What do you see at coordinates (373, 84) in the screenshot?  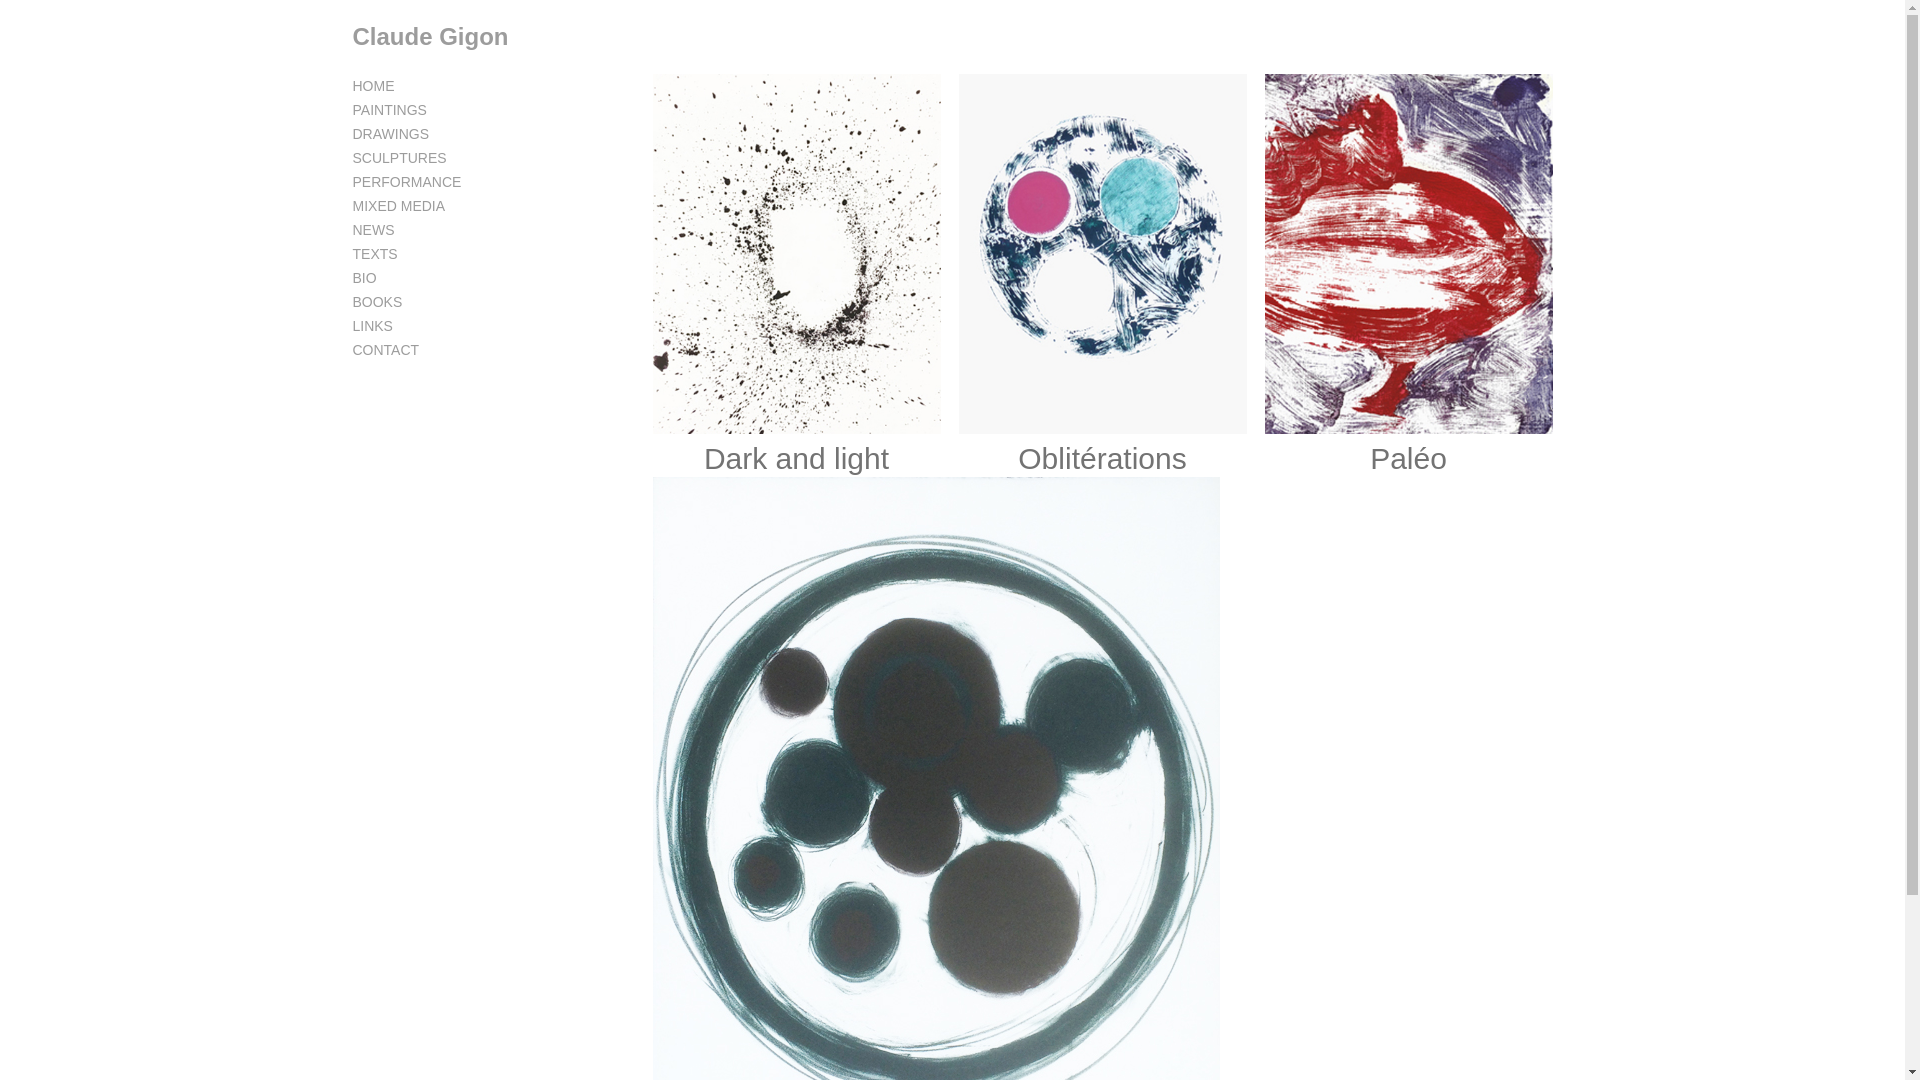 I see `'HOME'` at bounding box center [373, 84].